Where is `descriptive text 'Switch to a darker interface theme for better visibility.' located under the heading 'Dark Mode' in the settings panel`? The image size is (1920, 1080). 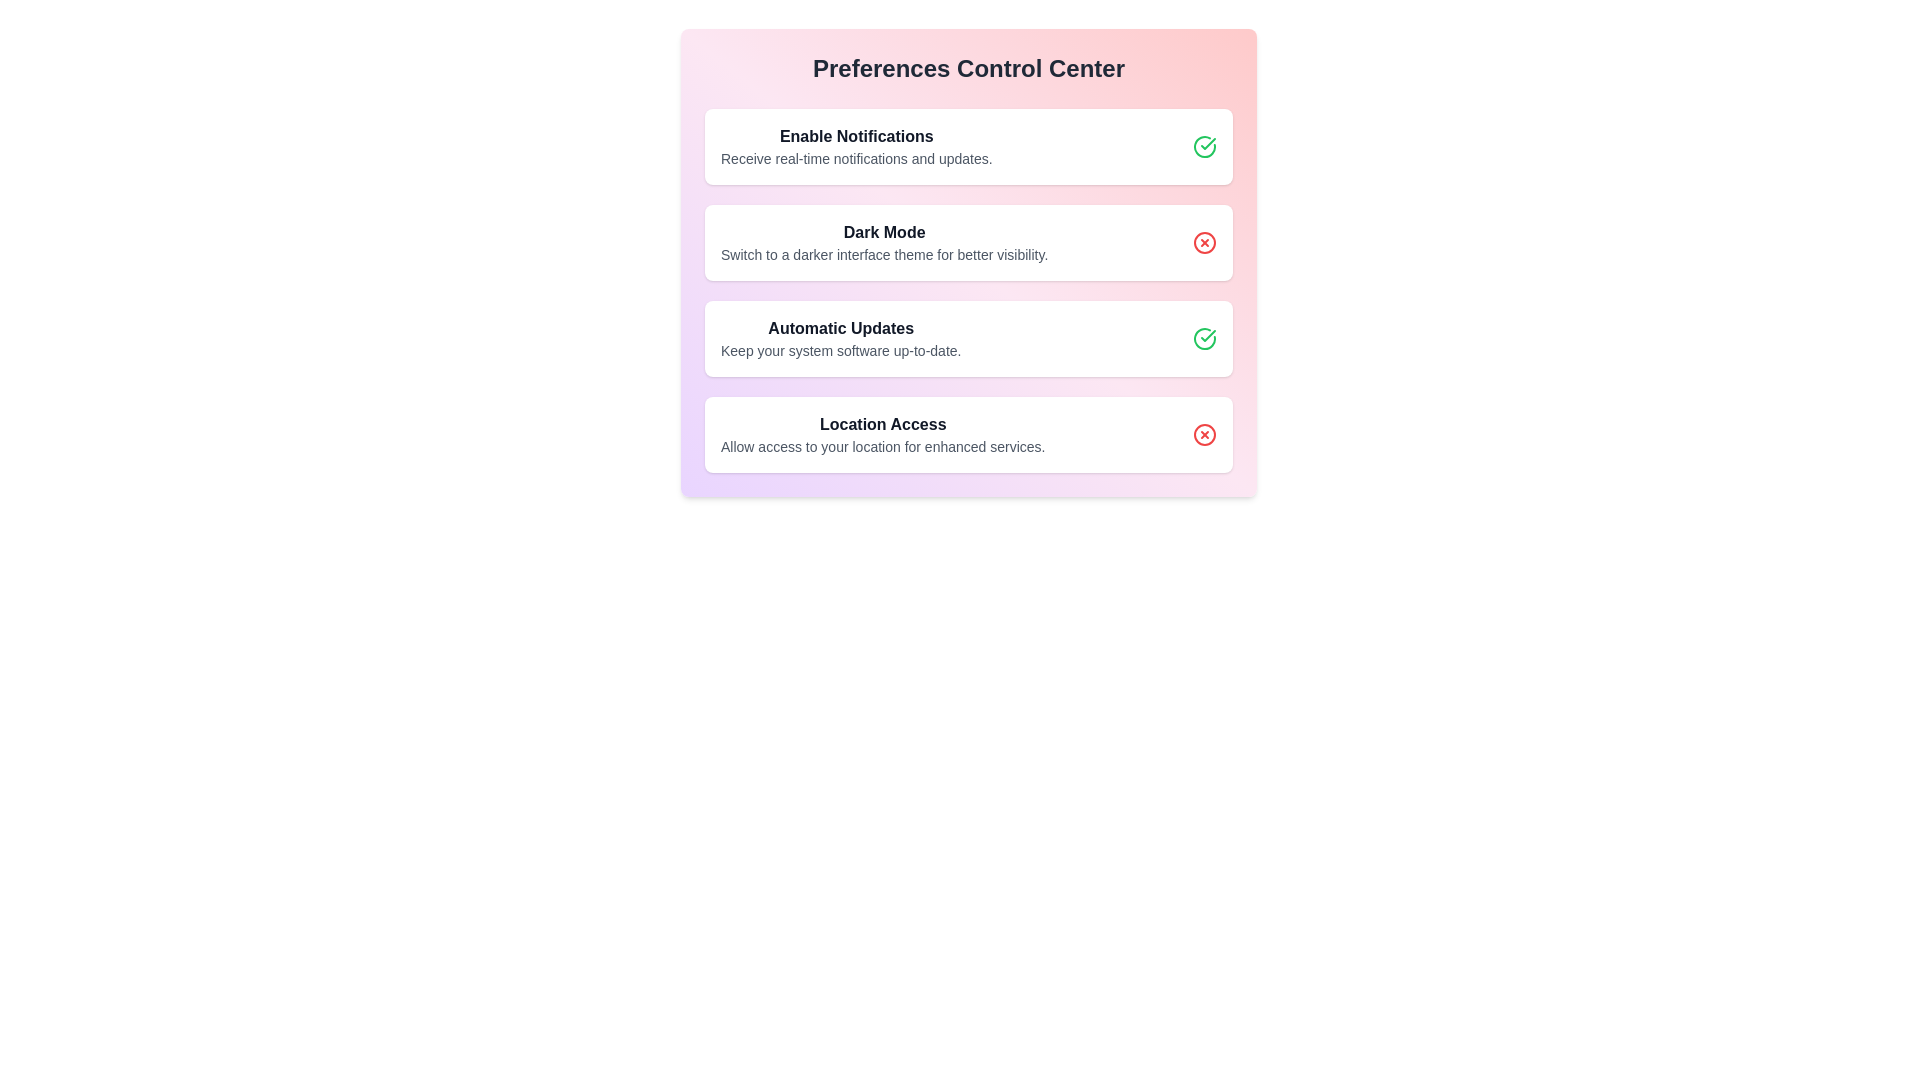 descriptive text 'Switch to a darker interface theme for better visibility.' located under the heading 'Dark Mode' in the settings panel is located at coordinates (883, 253).